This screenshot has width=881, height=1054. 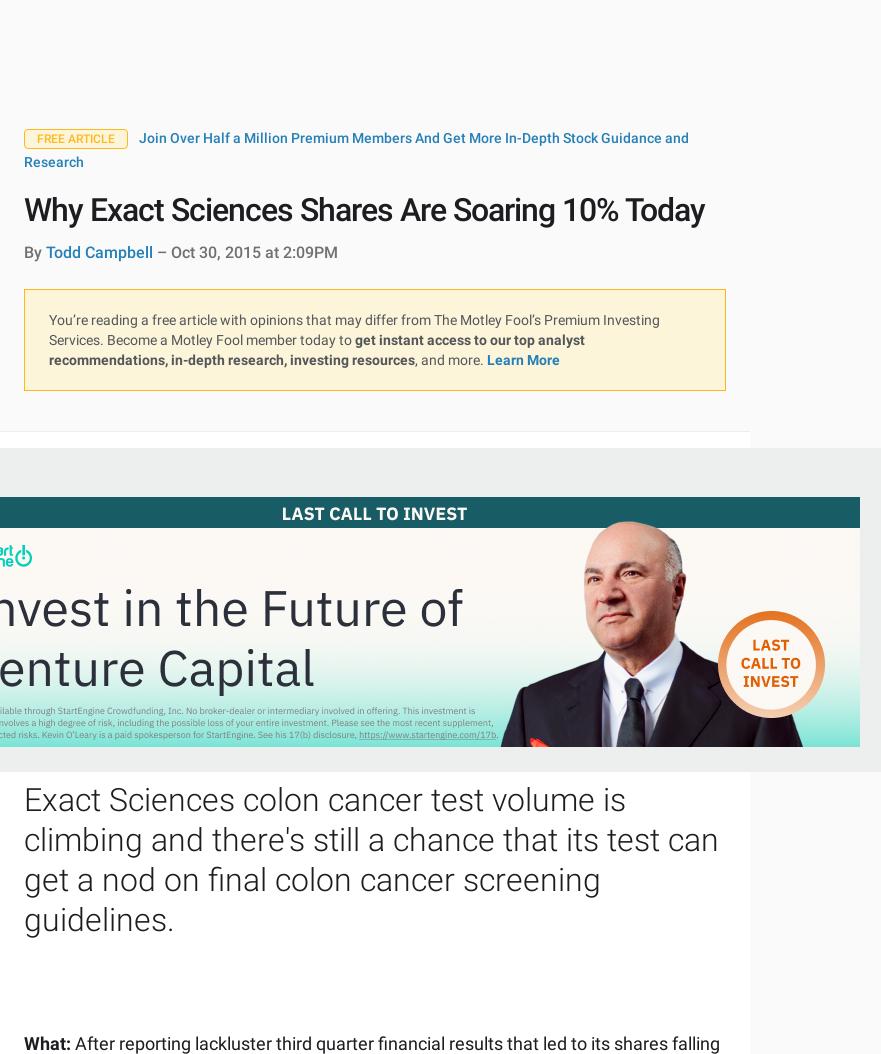 What do you see at coordinates (410, 110) in the screenshot?
I see `'Which Is the Better Cancer-Testing Healthcare Stock: Exact Sciences or Guardant Health?'` at bounding box center [410, 110].